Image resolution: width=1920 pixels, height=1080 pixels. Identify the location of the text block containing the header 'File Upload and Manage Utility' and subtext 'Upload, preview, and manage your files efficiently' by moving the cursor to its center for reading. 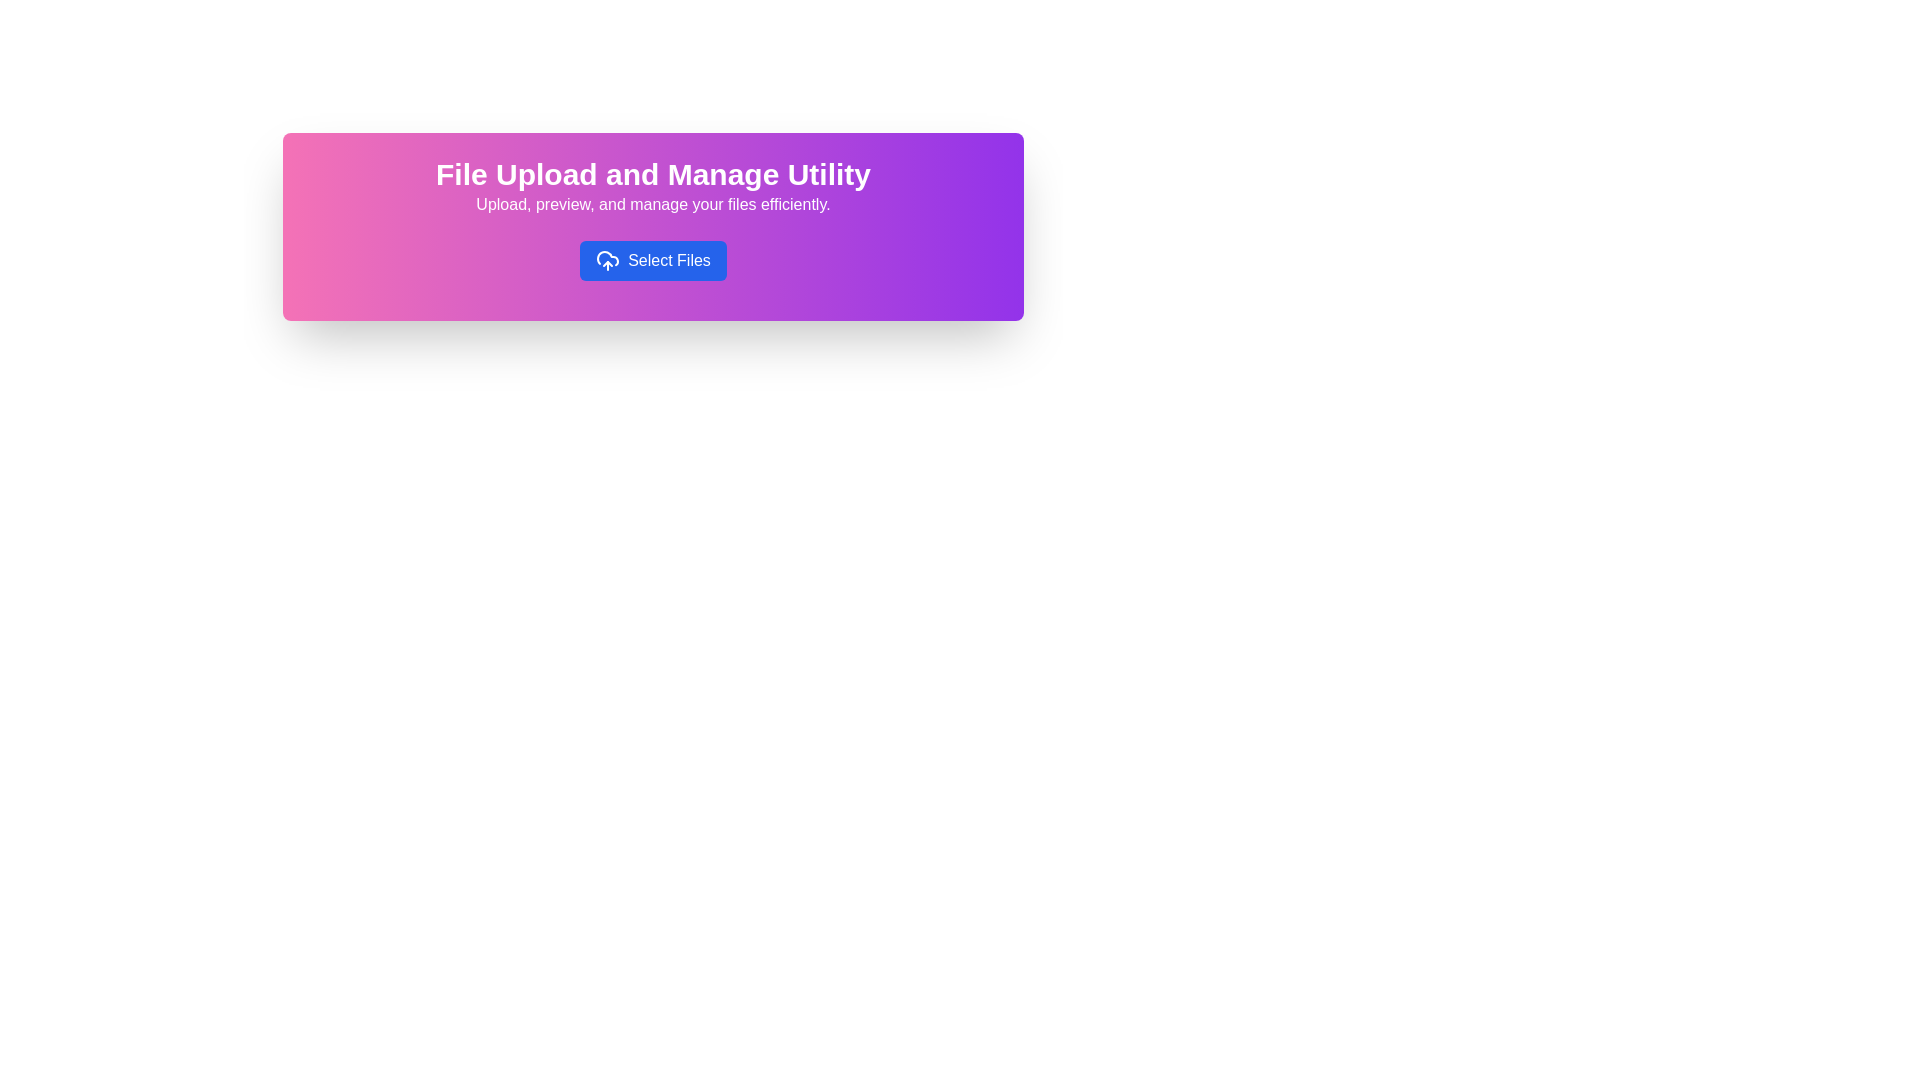
(653, 186).